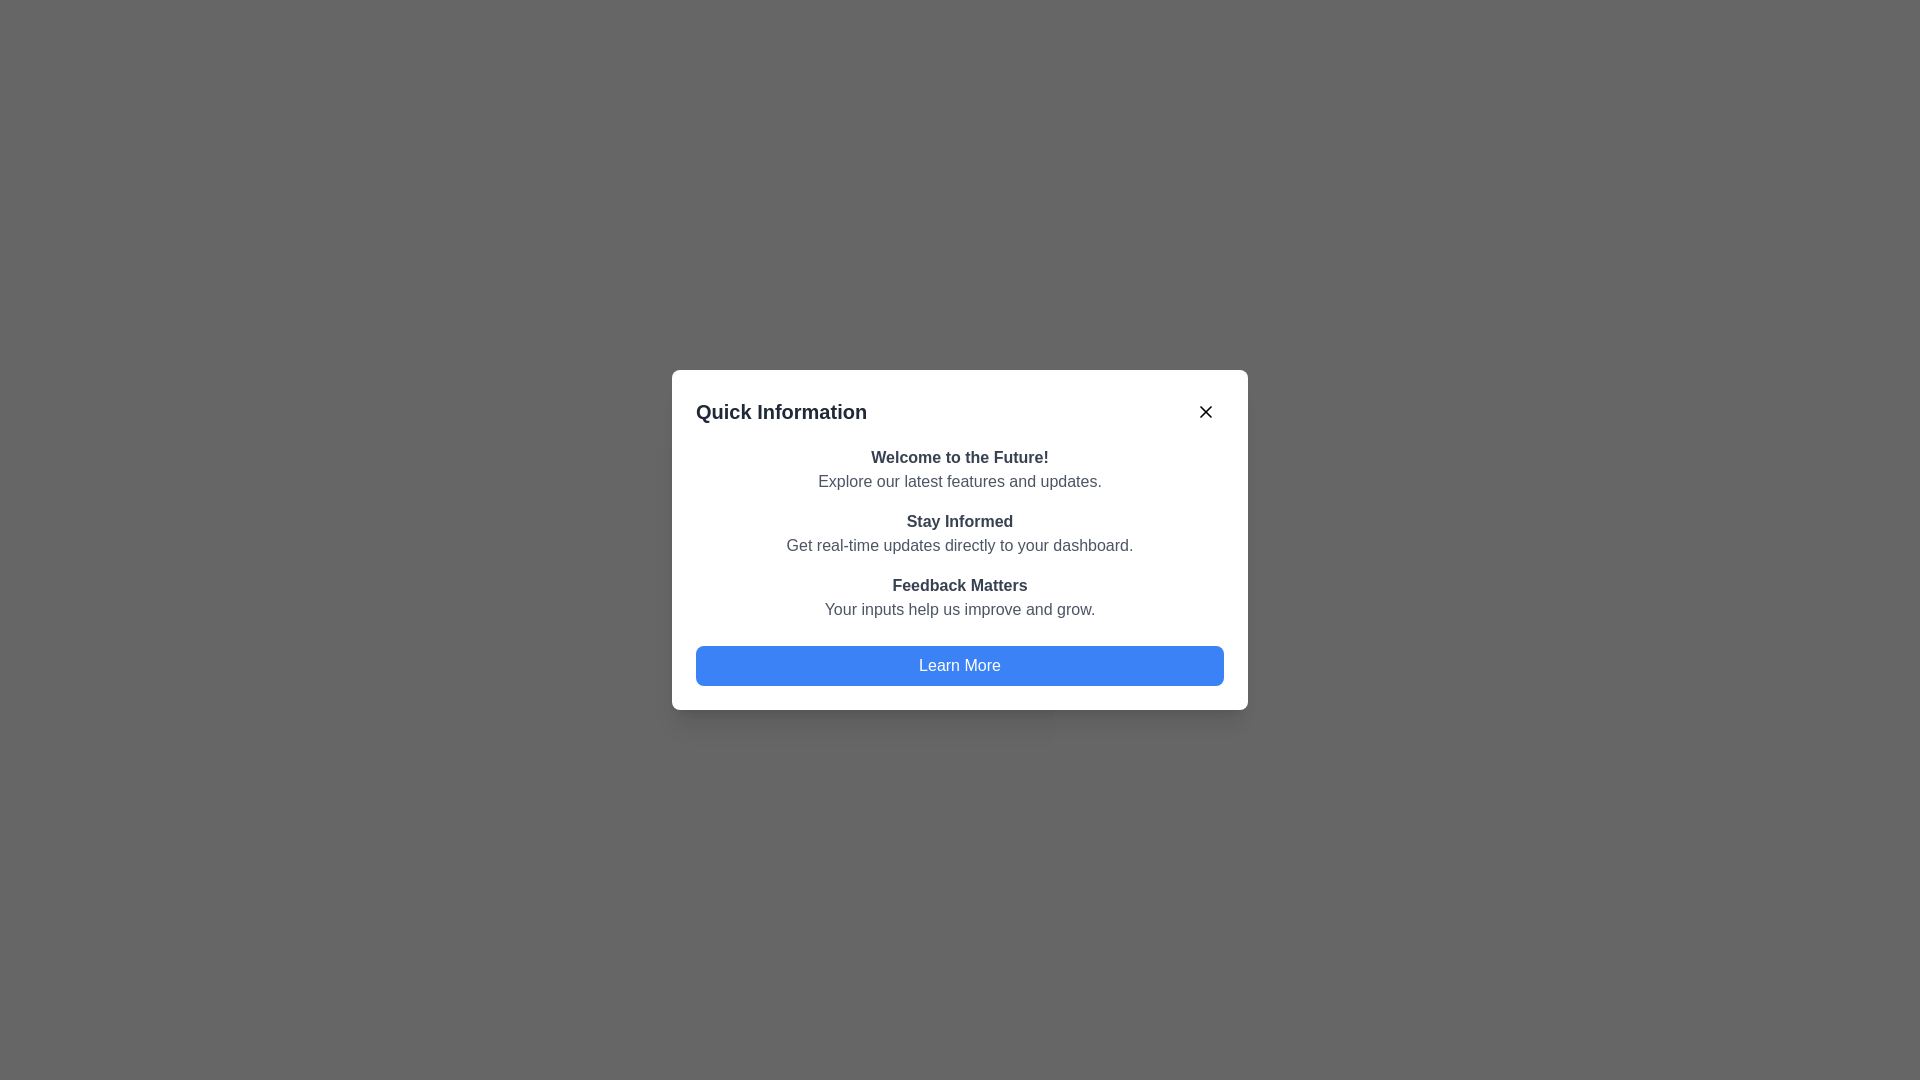 The image size is (1920, 1080). Describe the element at coordinates (960, 585) in the screenshot. I see `the text display that serves as a header for user feedback in the modal dialog box, located directly above the text 'Your inputs help us improve and grow.'` at that location.